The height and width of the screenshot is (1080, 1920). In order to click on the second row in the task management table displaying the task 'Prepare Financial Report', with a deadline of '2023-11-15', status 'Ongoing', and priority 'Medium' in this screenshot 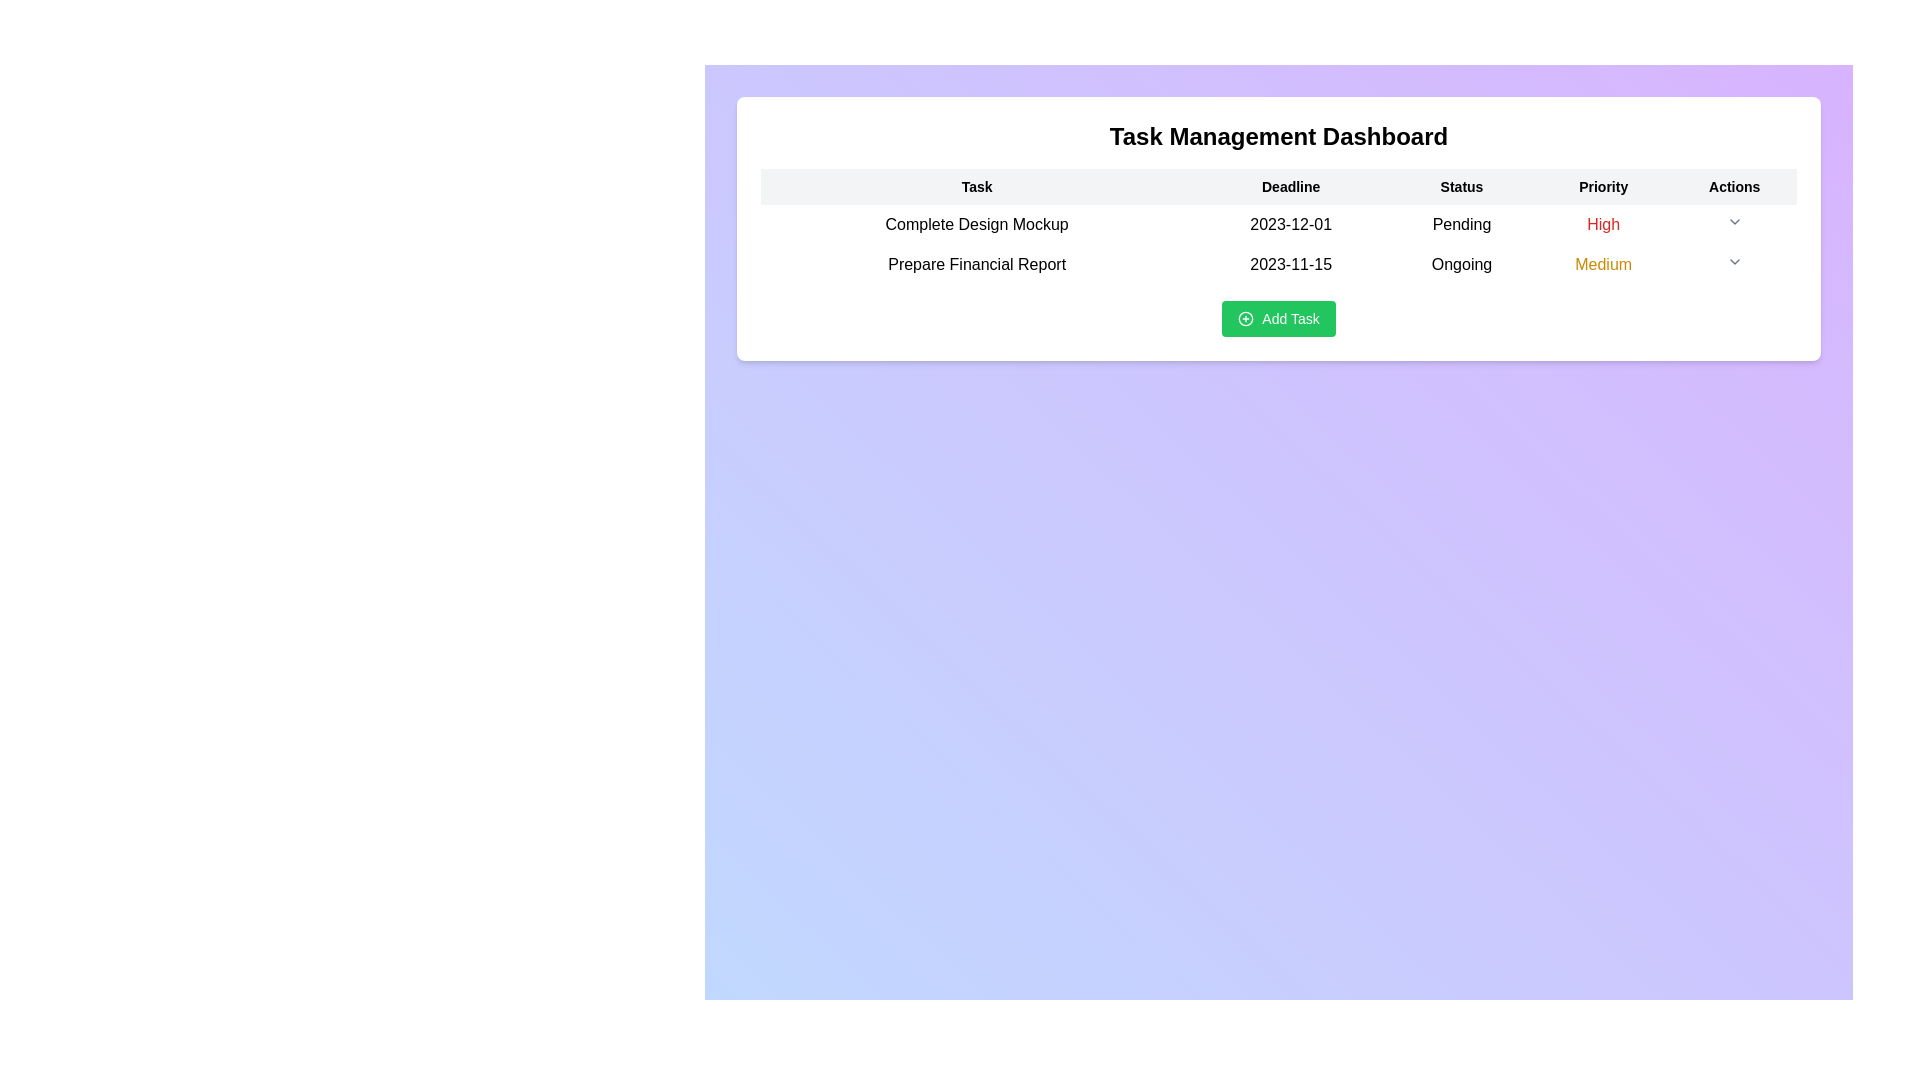, I will do `click(1277, 264)`.